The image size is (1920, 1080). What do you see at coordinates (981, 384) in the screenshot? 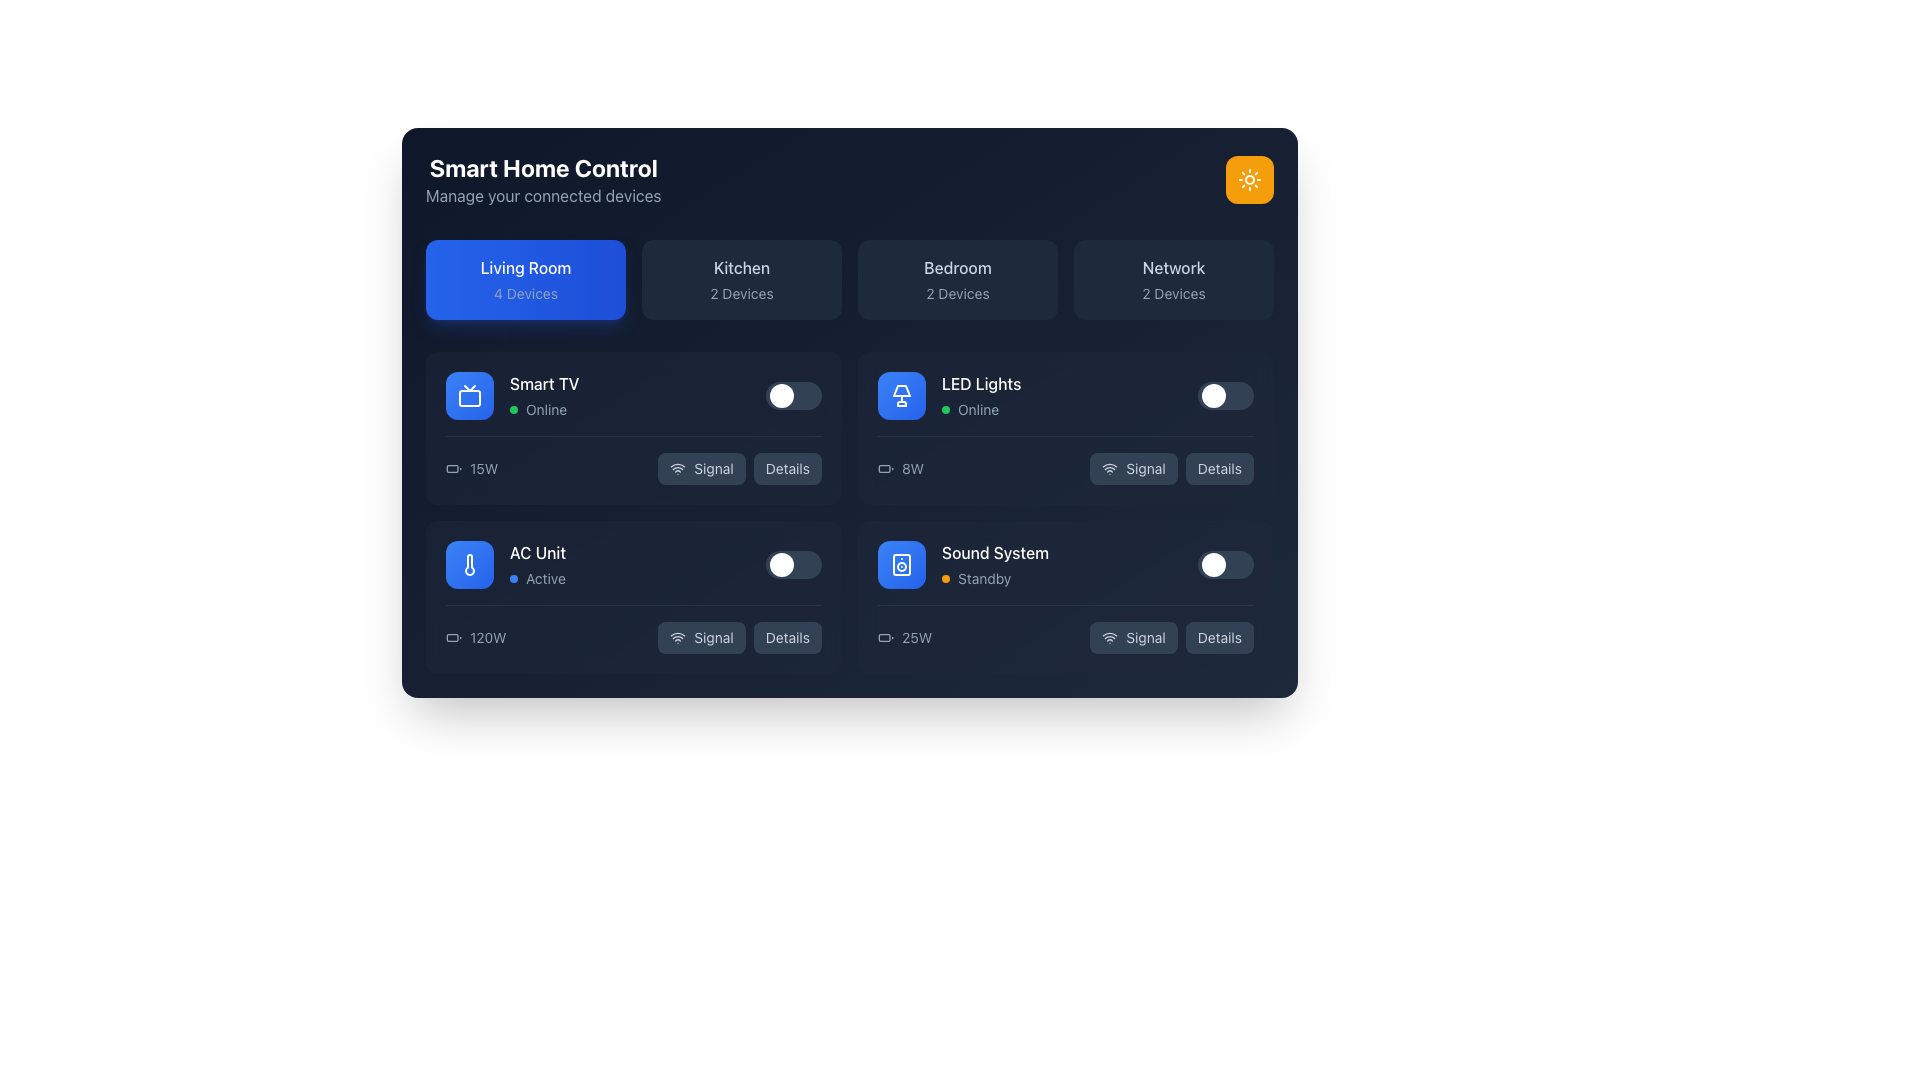
I see `the static text label that identifies the smart device located in the Living Room section, situated above the 'Online' label and next to the lightbulb icon` at bounding box center [981, 384].